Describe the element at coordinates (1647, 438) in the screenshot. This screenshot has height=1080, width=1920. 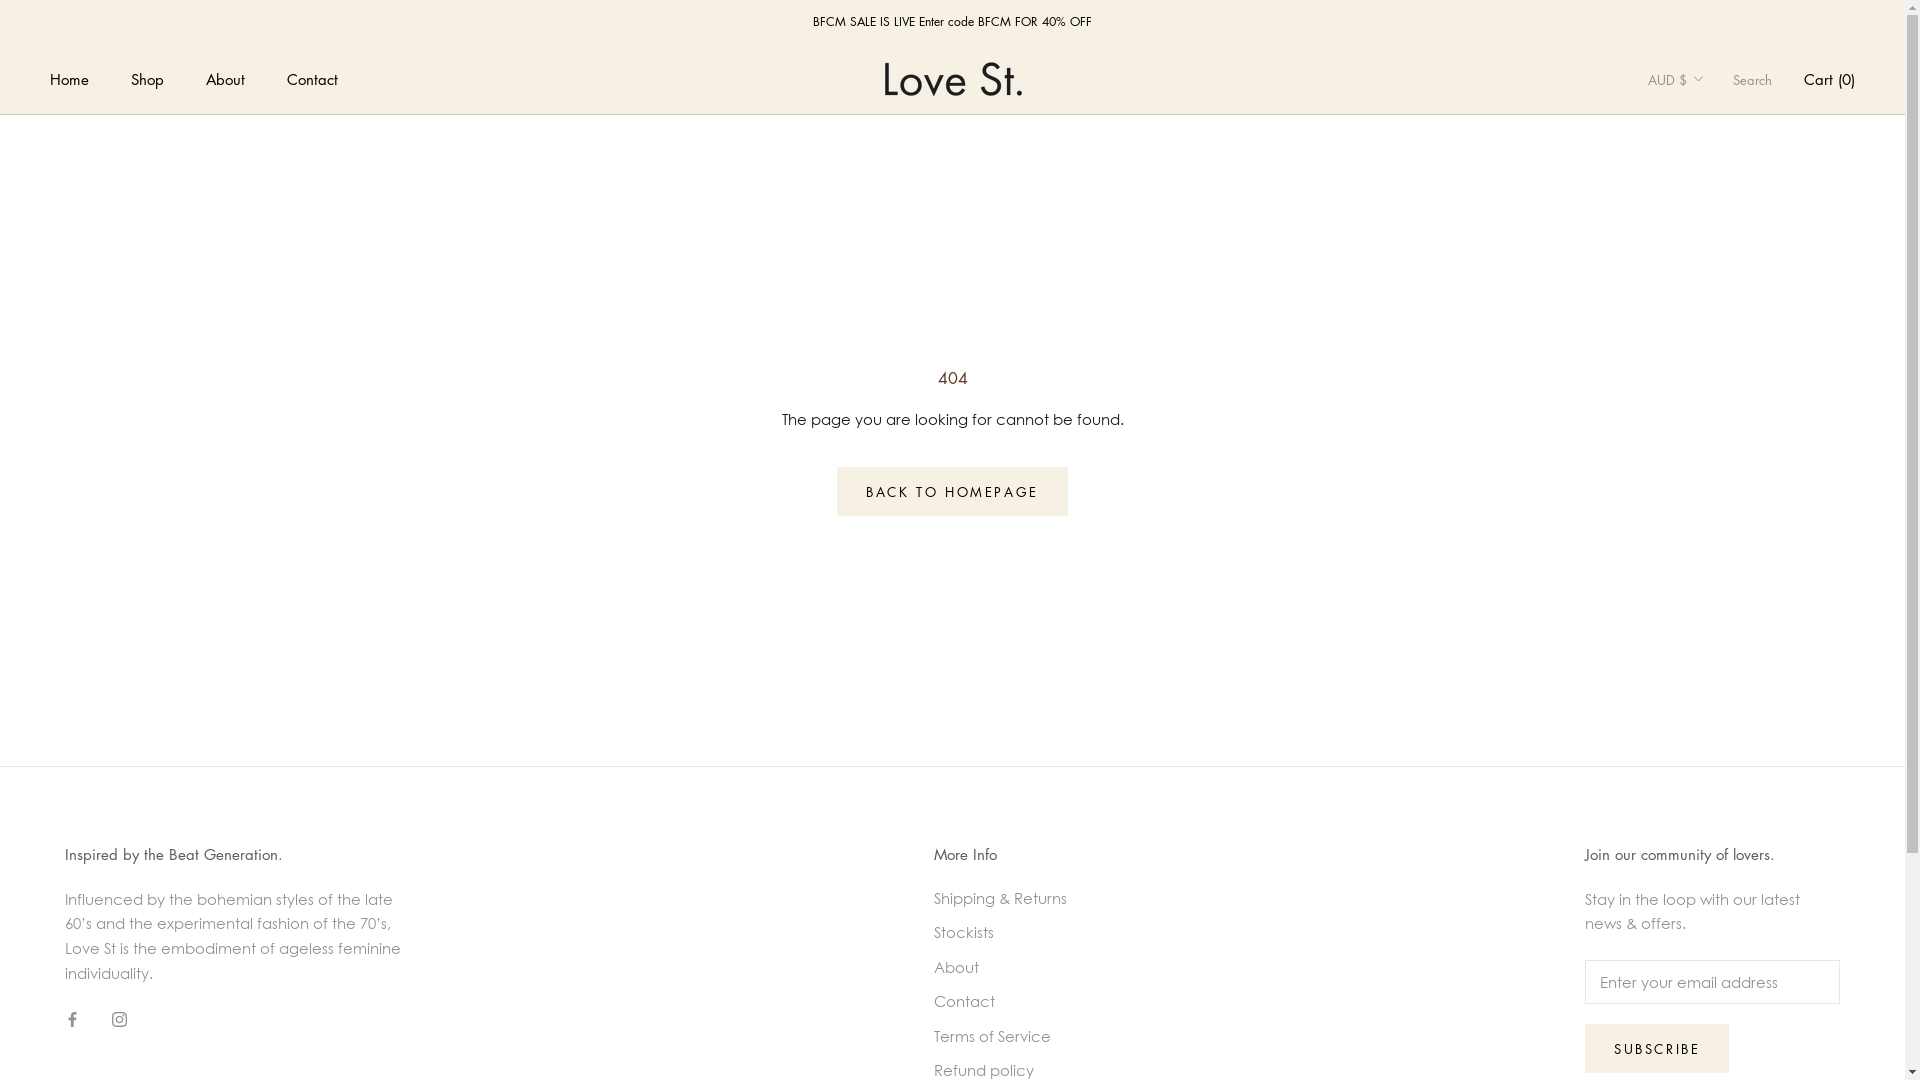
I see `'BDT'` at that location.